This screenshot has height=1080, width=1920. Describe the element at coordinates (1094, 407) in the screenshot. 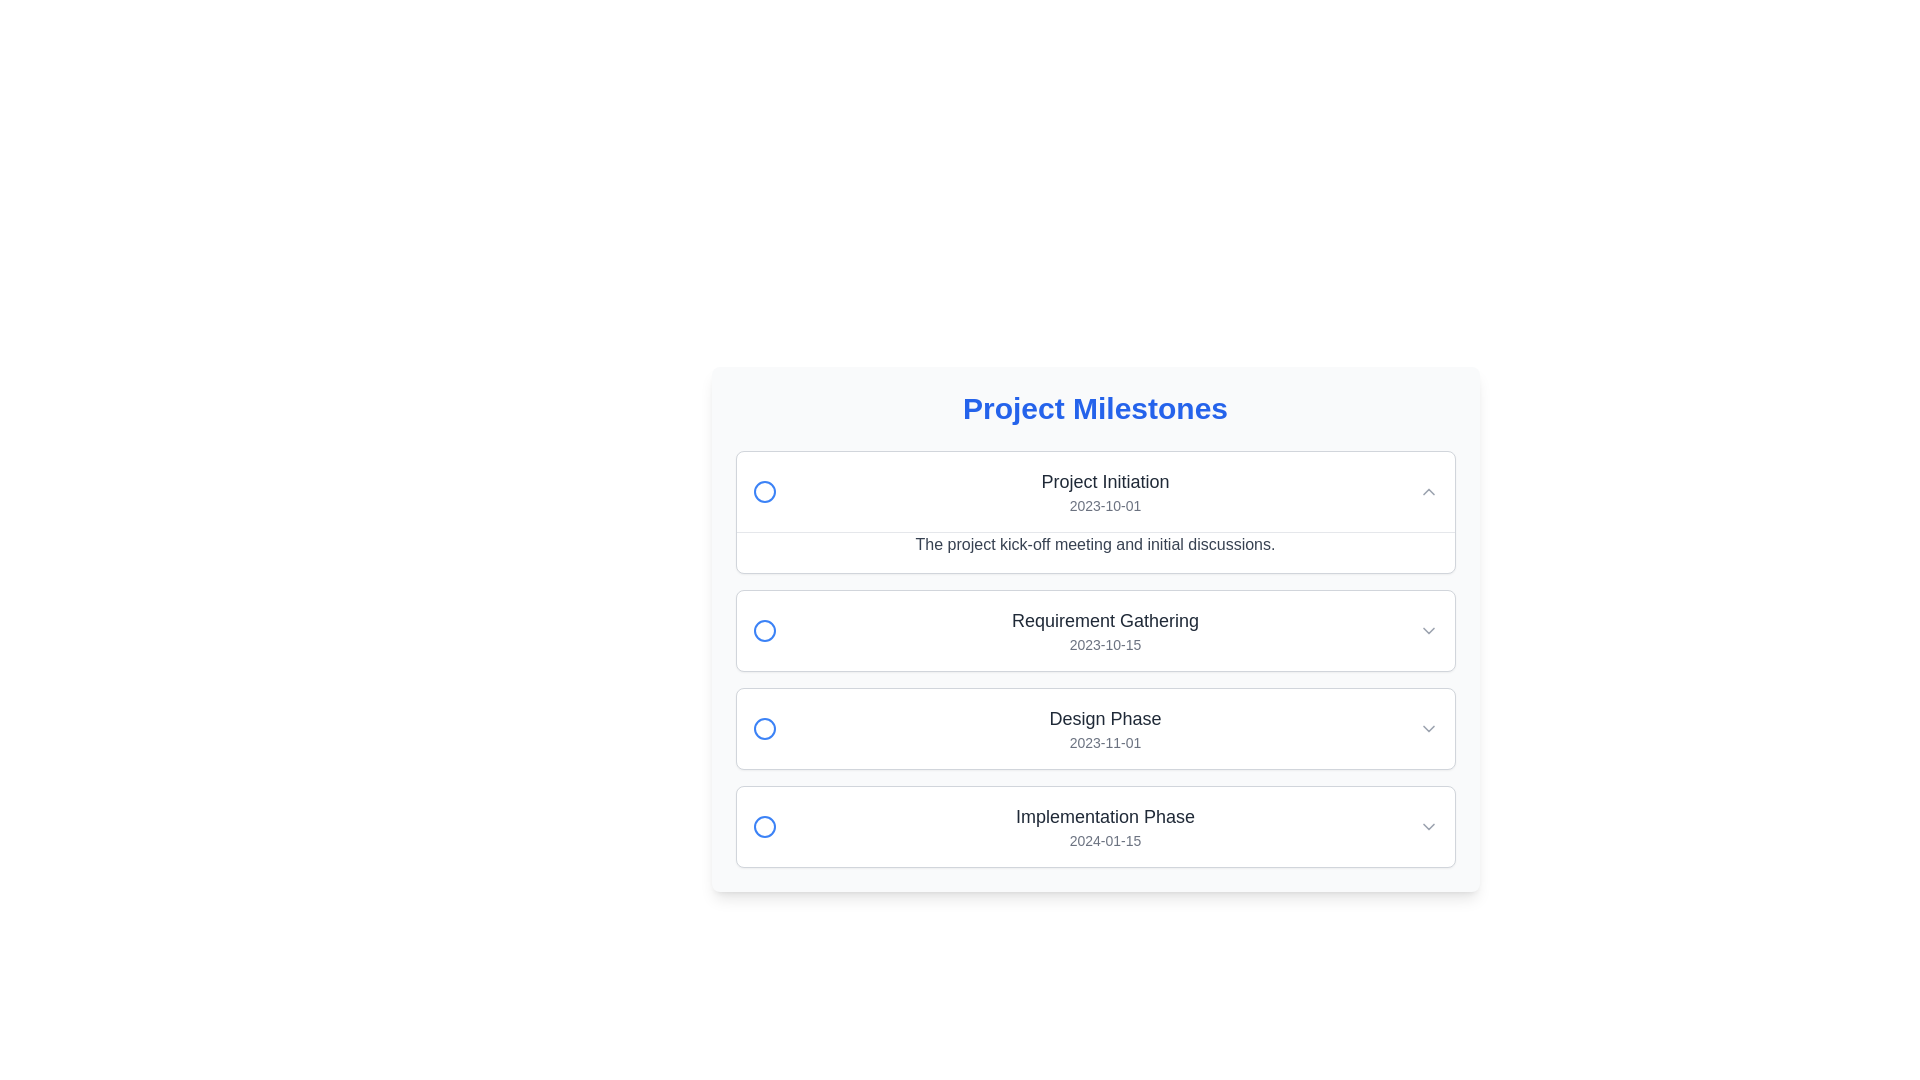

I see `title text 'Project Milestones', which is prominently displayed in bold blue font above the list of milestones` at that location.